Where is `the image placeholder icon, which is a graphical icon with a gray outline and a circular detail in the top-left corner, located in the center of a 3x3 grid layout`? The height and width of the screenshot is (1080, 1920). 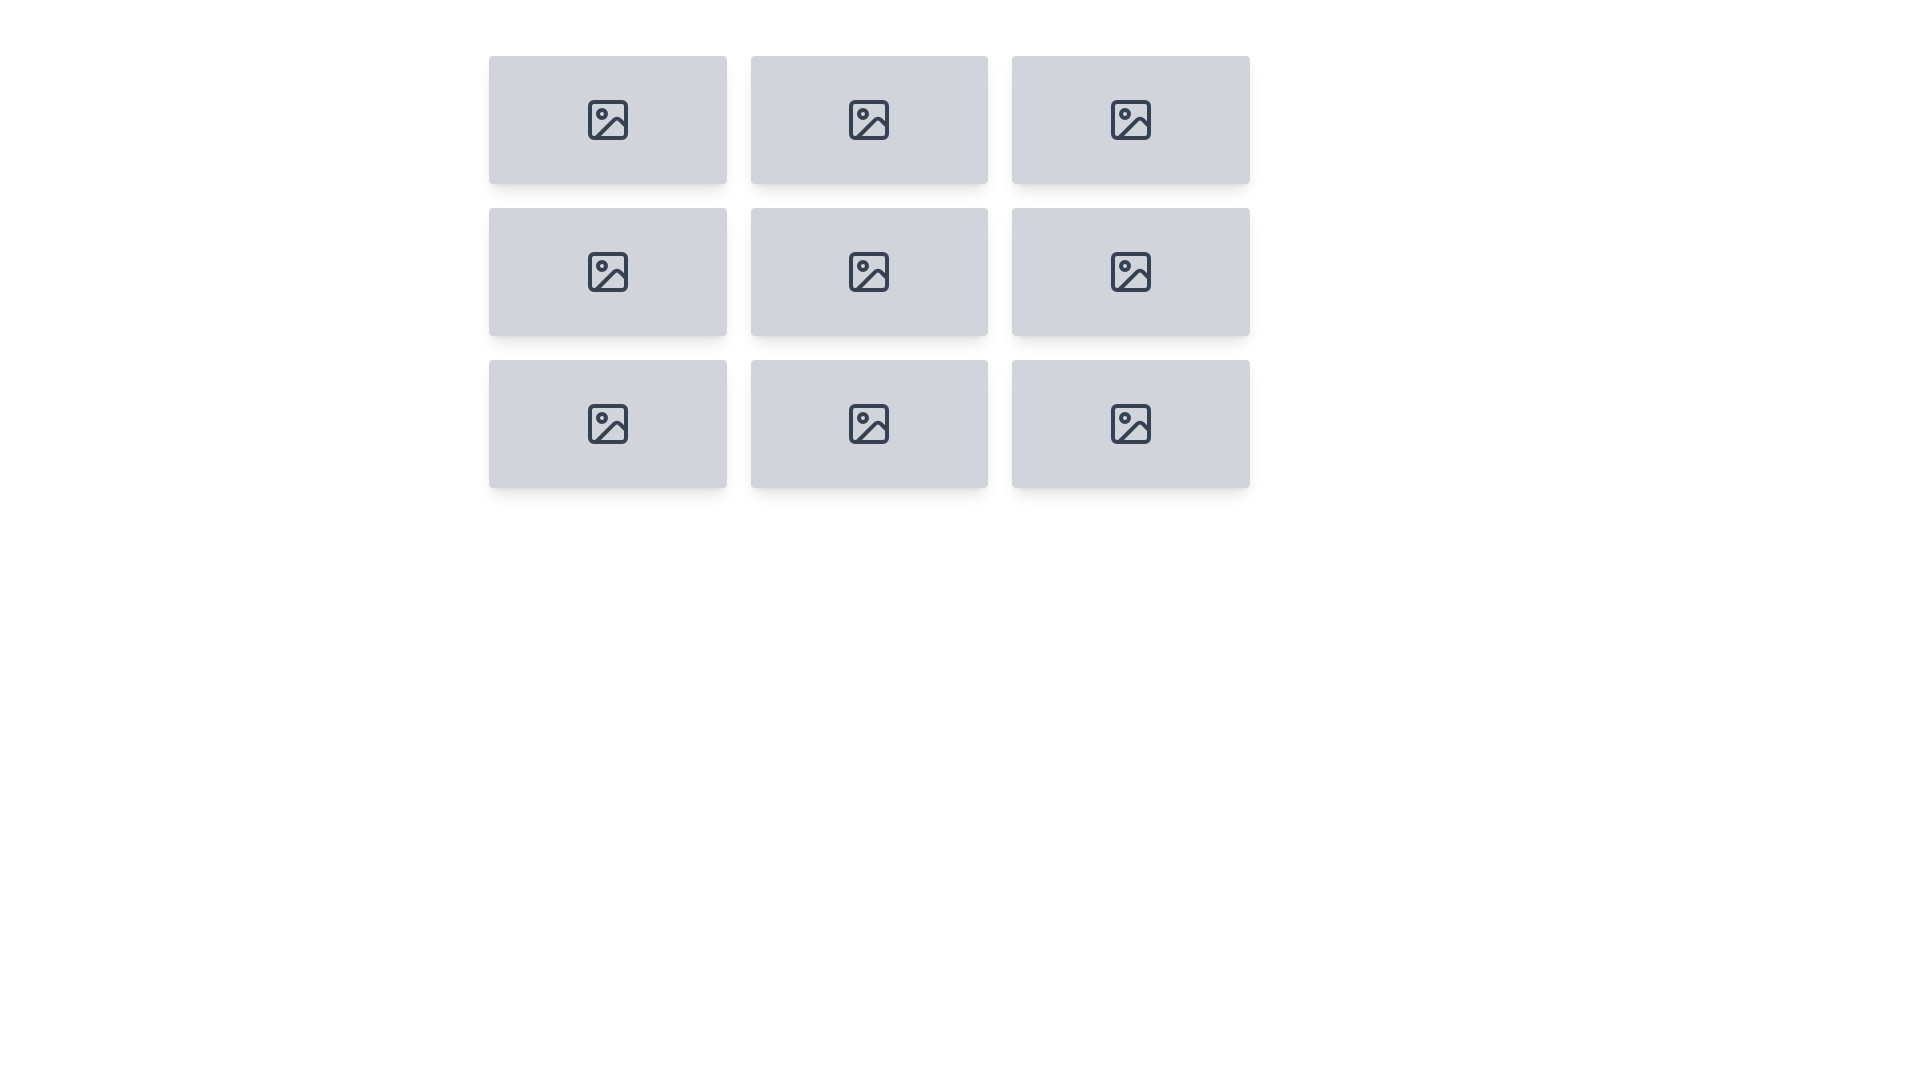 the image placeholder icon, which is a graphical icon with a gray outline and a circular detail in the top-left corner, located in the center of a 3x3 grid layout is located at coordinates (869, 423).